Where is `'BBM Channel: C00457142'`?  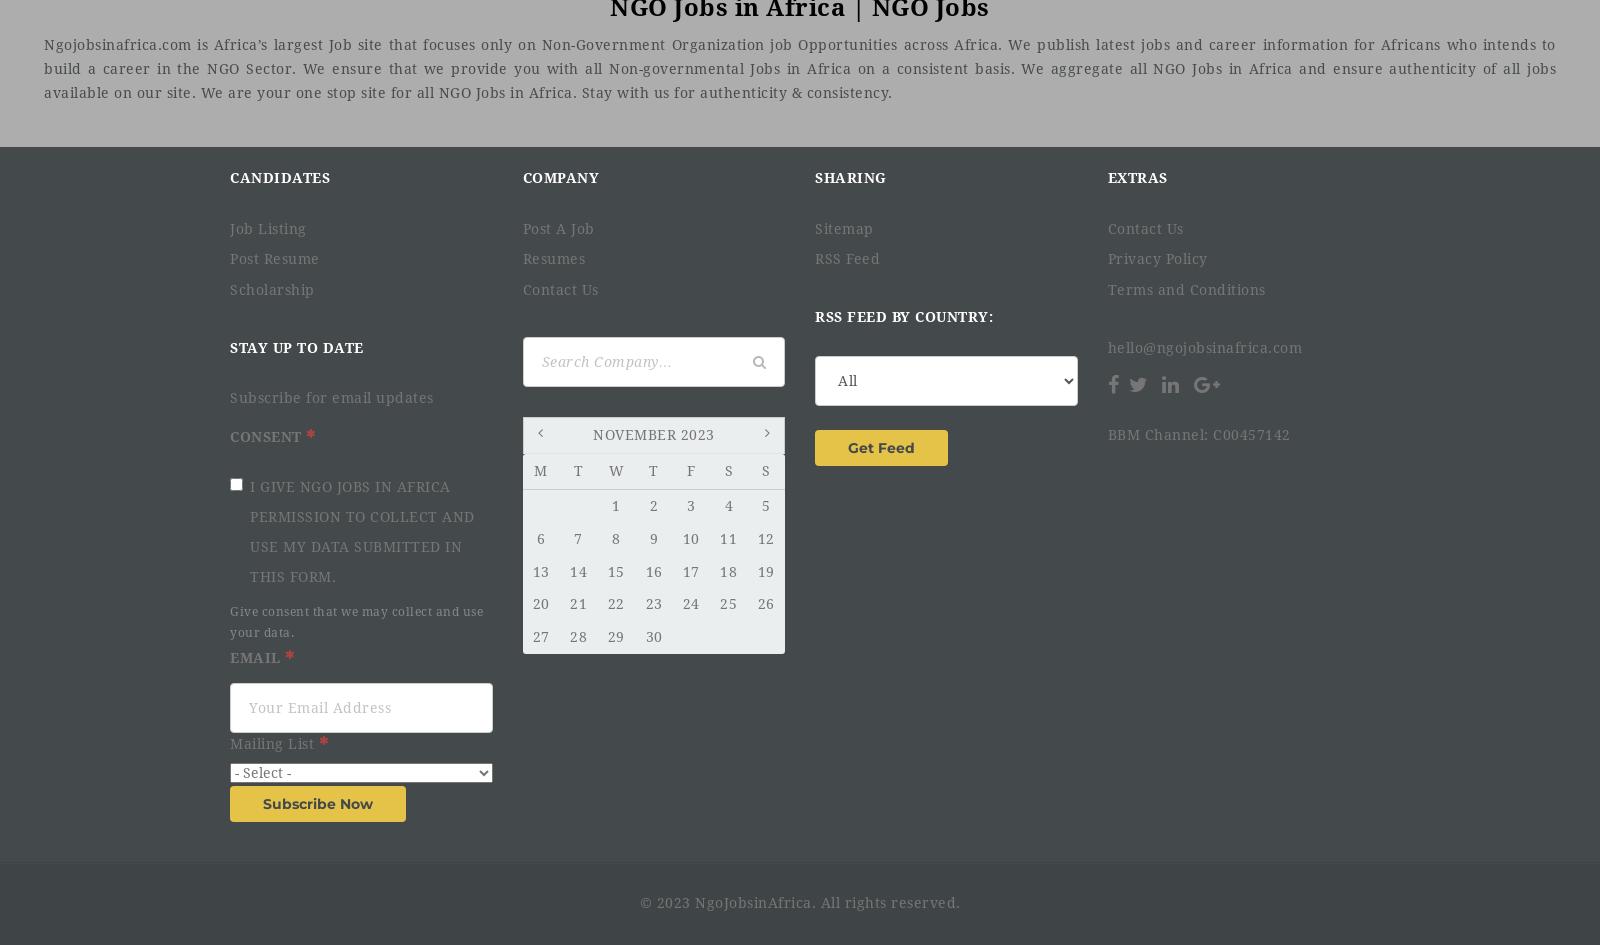
'BBM Channel: C00457142' is located at coordinates (1198, 434).